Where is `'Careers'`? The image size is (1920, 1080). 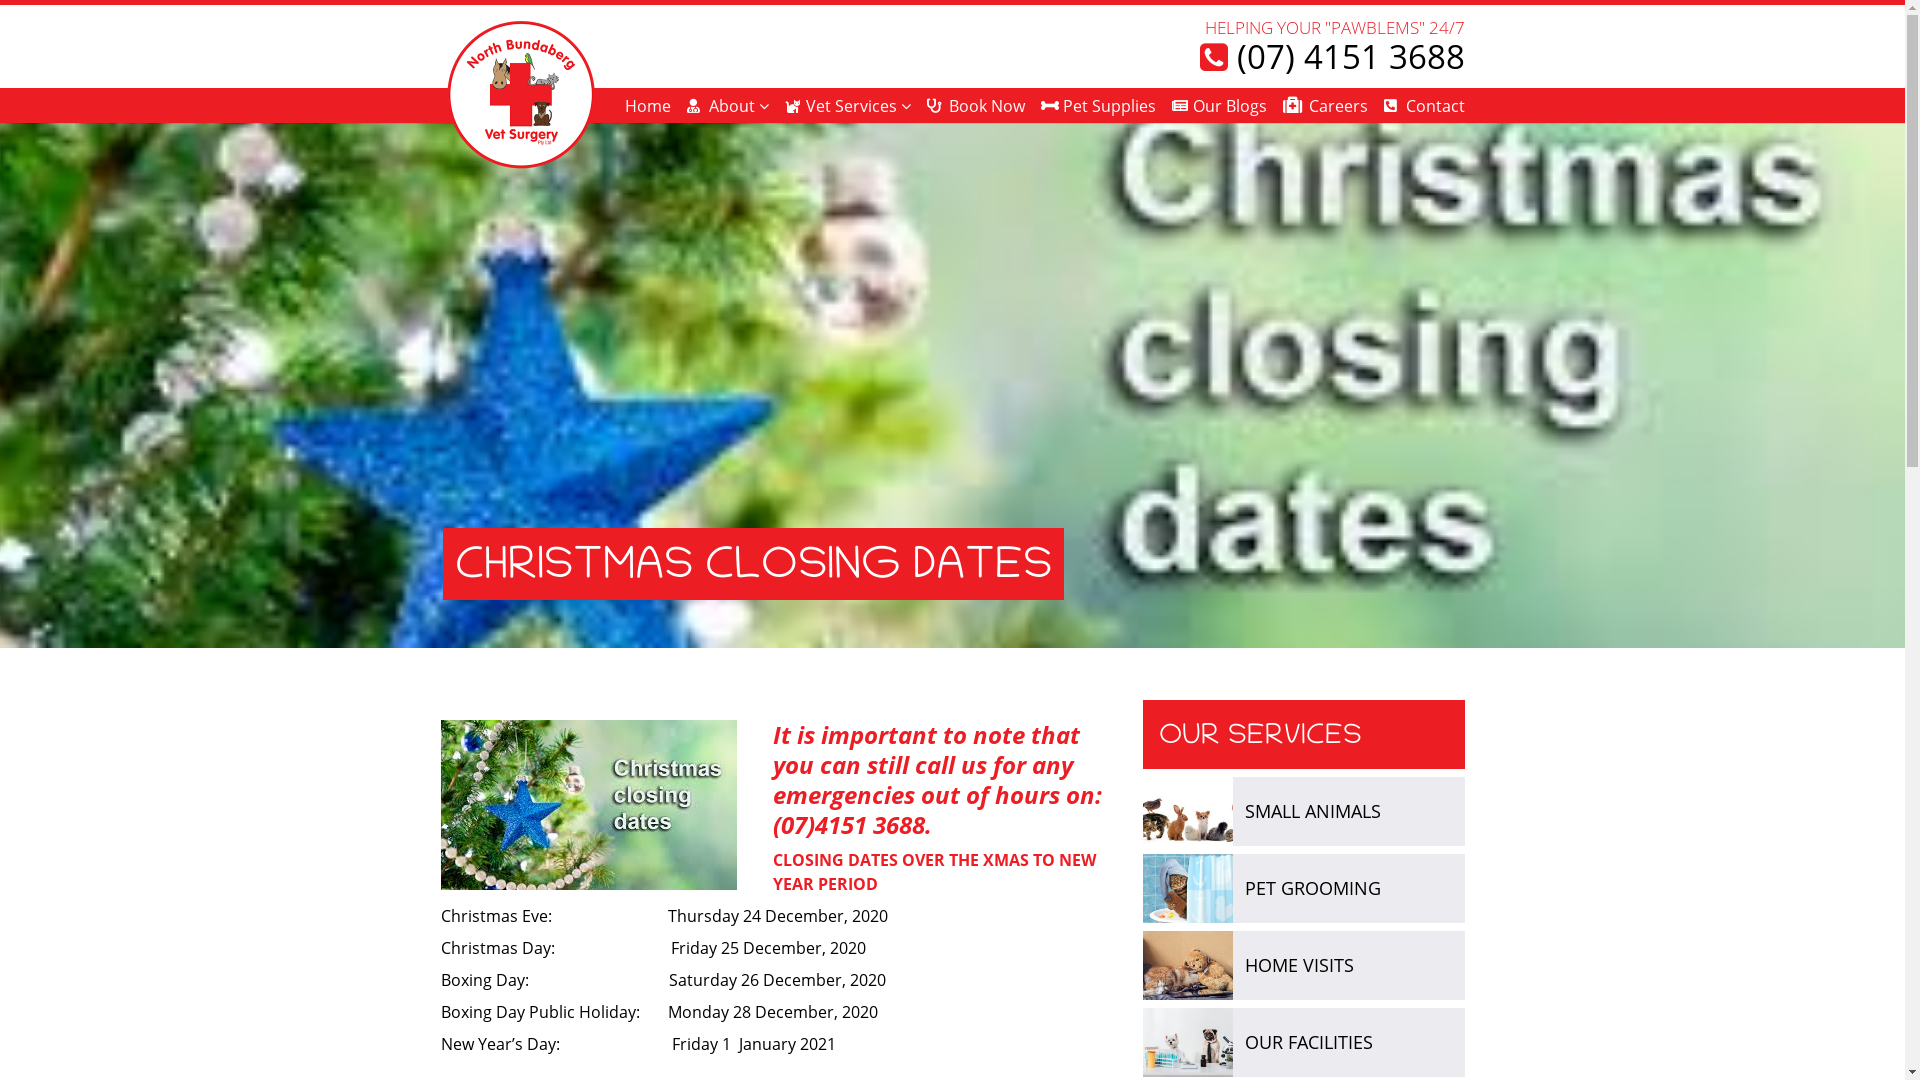 'Careers' is located at coordinates (1282, 105).